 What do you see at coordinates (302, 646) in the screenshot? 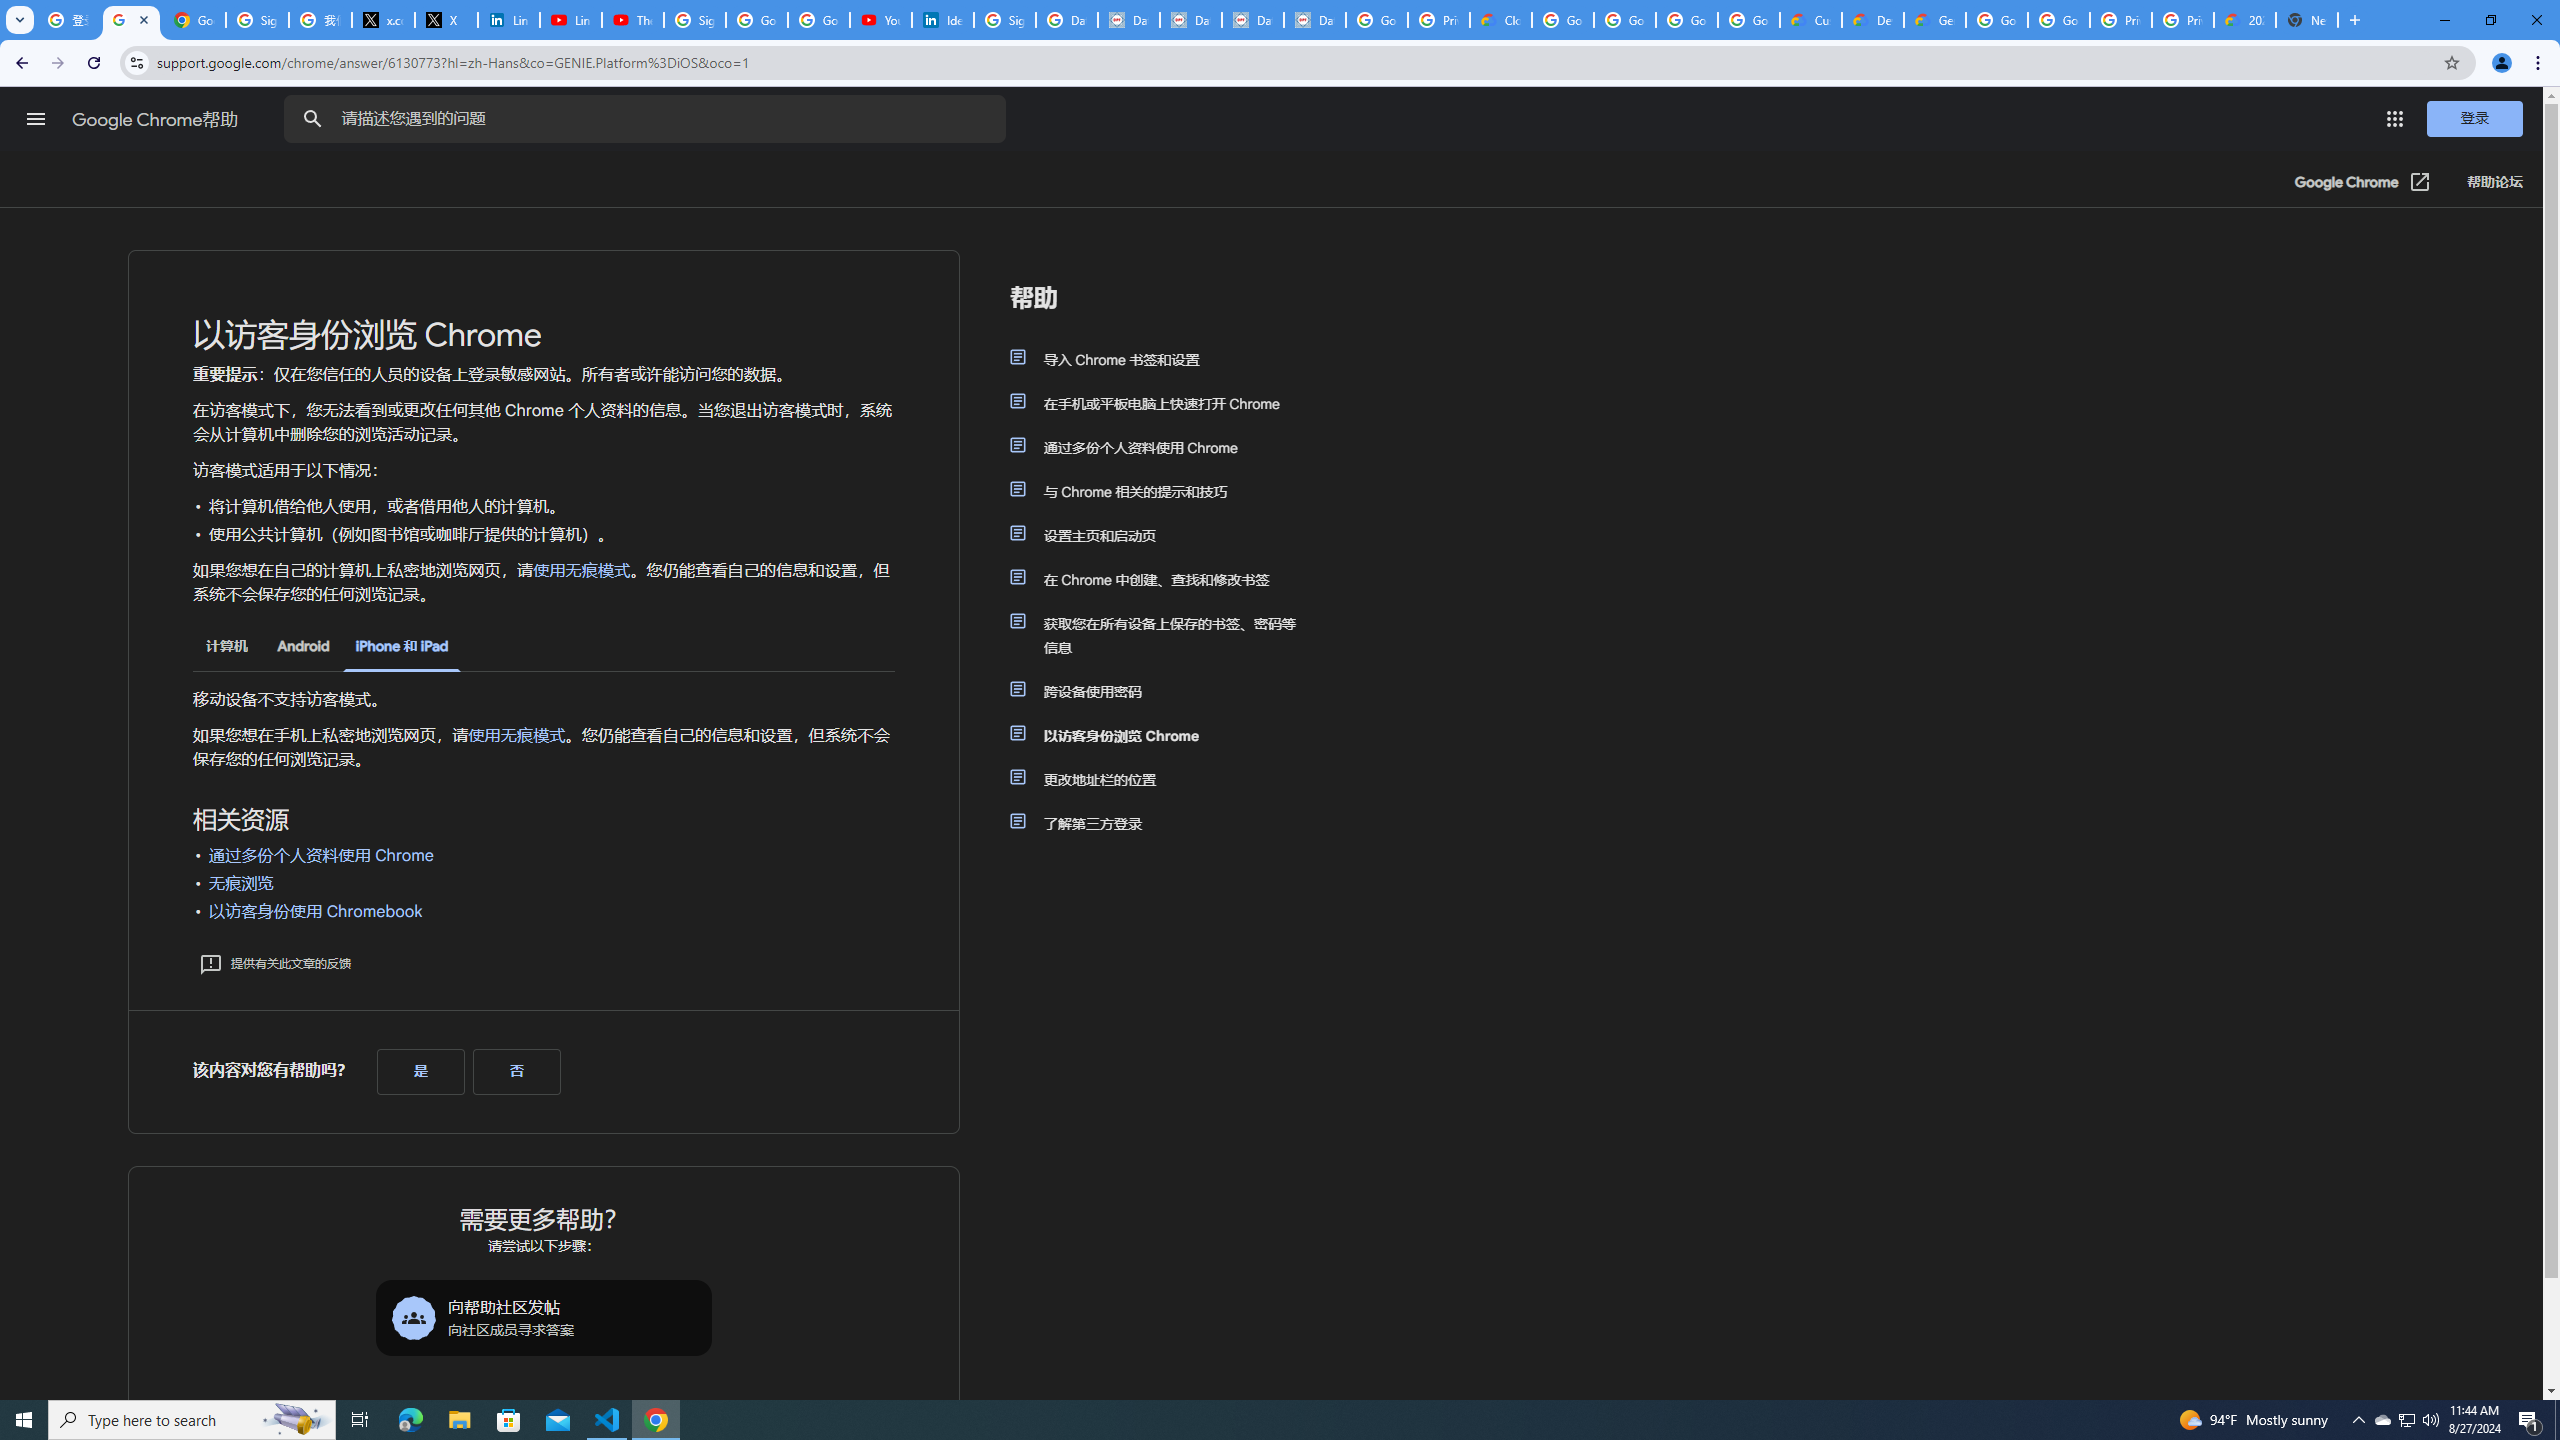
I see `'Android'` at bounding box center [302, 646].